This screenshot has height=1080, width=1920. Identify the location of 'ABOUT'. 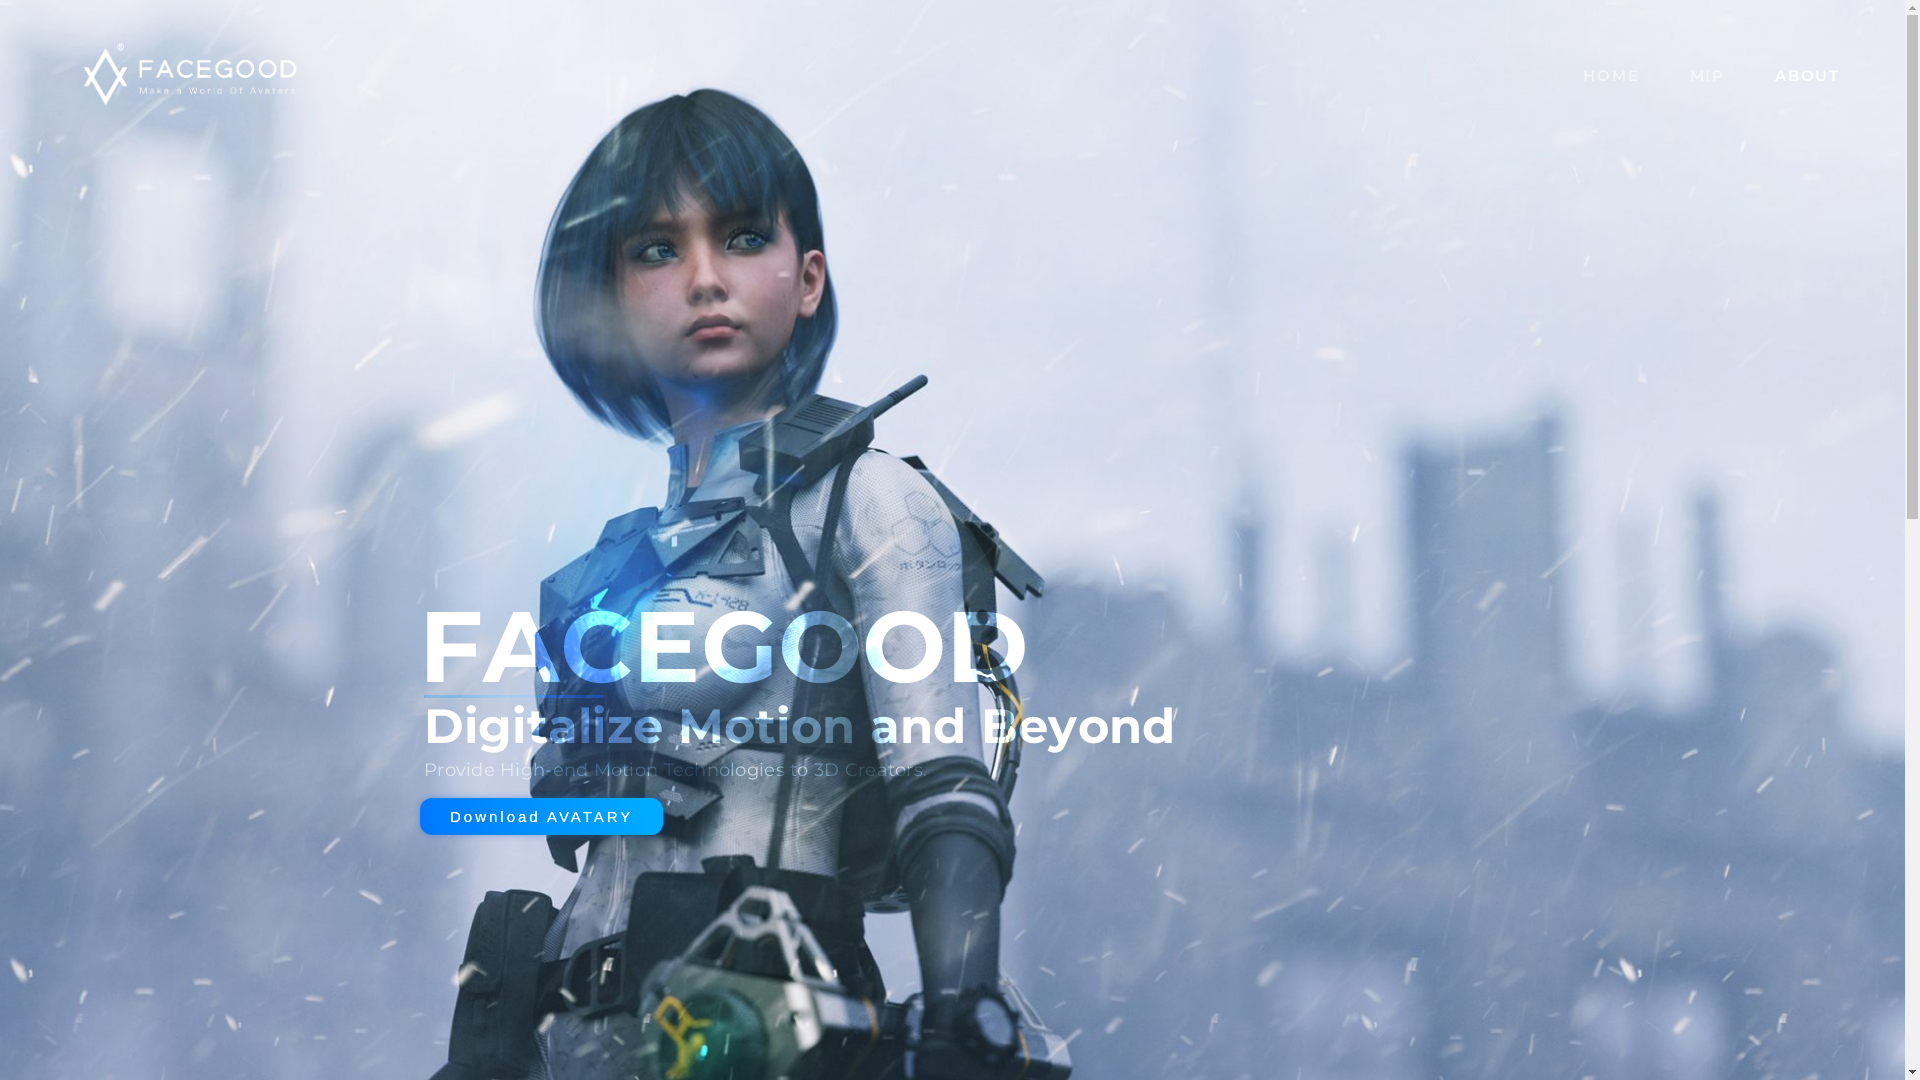
(1807, 72).